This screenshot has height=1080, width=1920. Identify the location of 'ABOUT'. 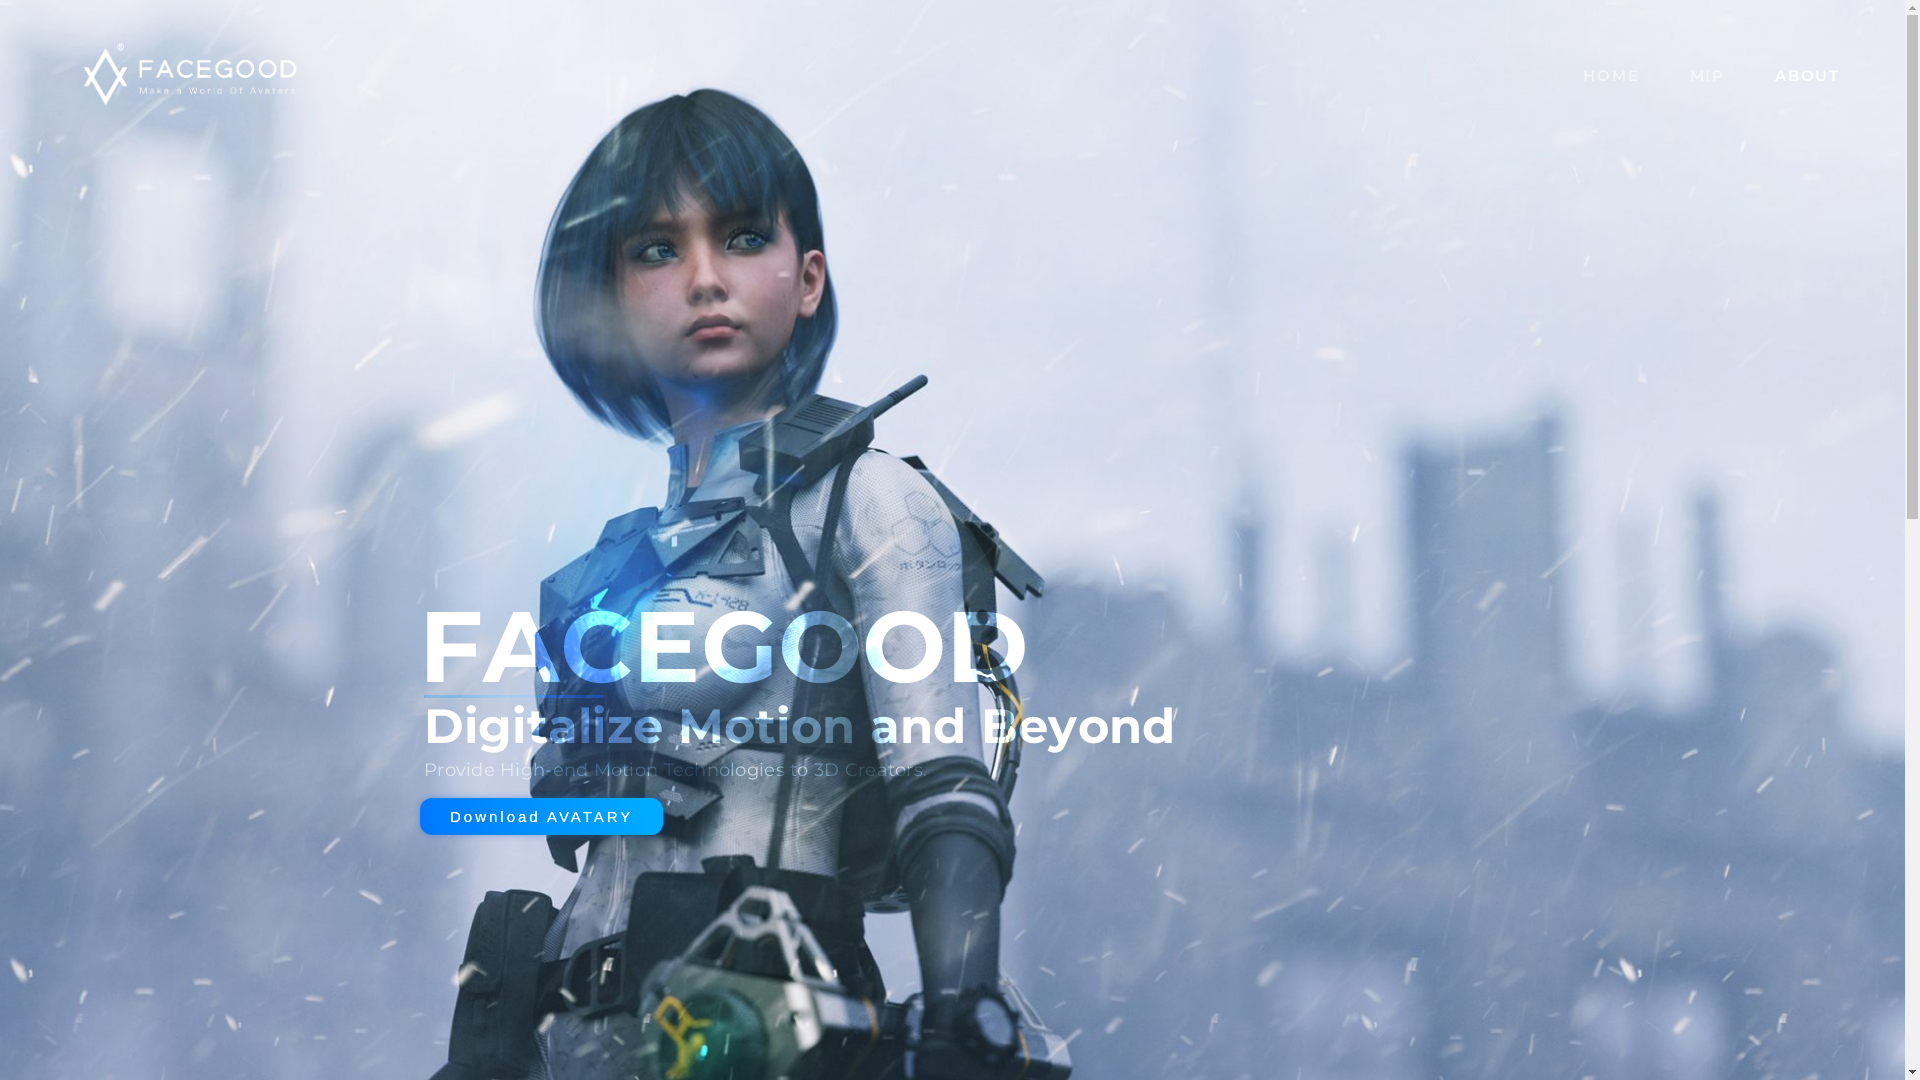
(1807, 72).